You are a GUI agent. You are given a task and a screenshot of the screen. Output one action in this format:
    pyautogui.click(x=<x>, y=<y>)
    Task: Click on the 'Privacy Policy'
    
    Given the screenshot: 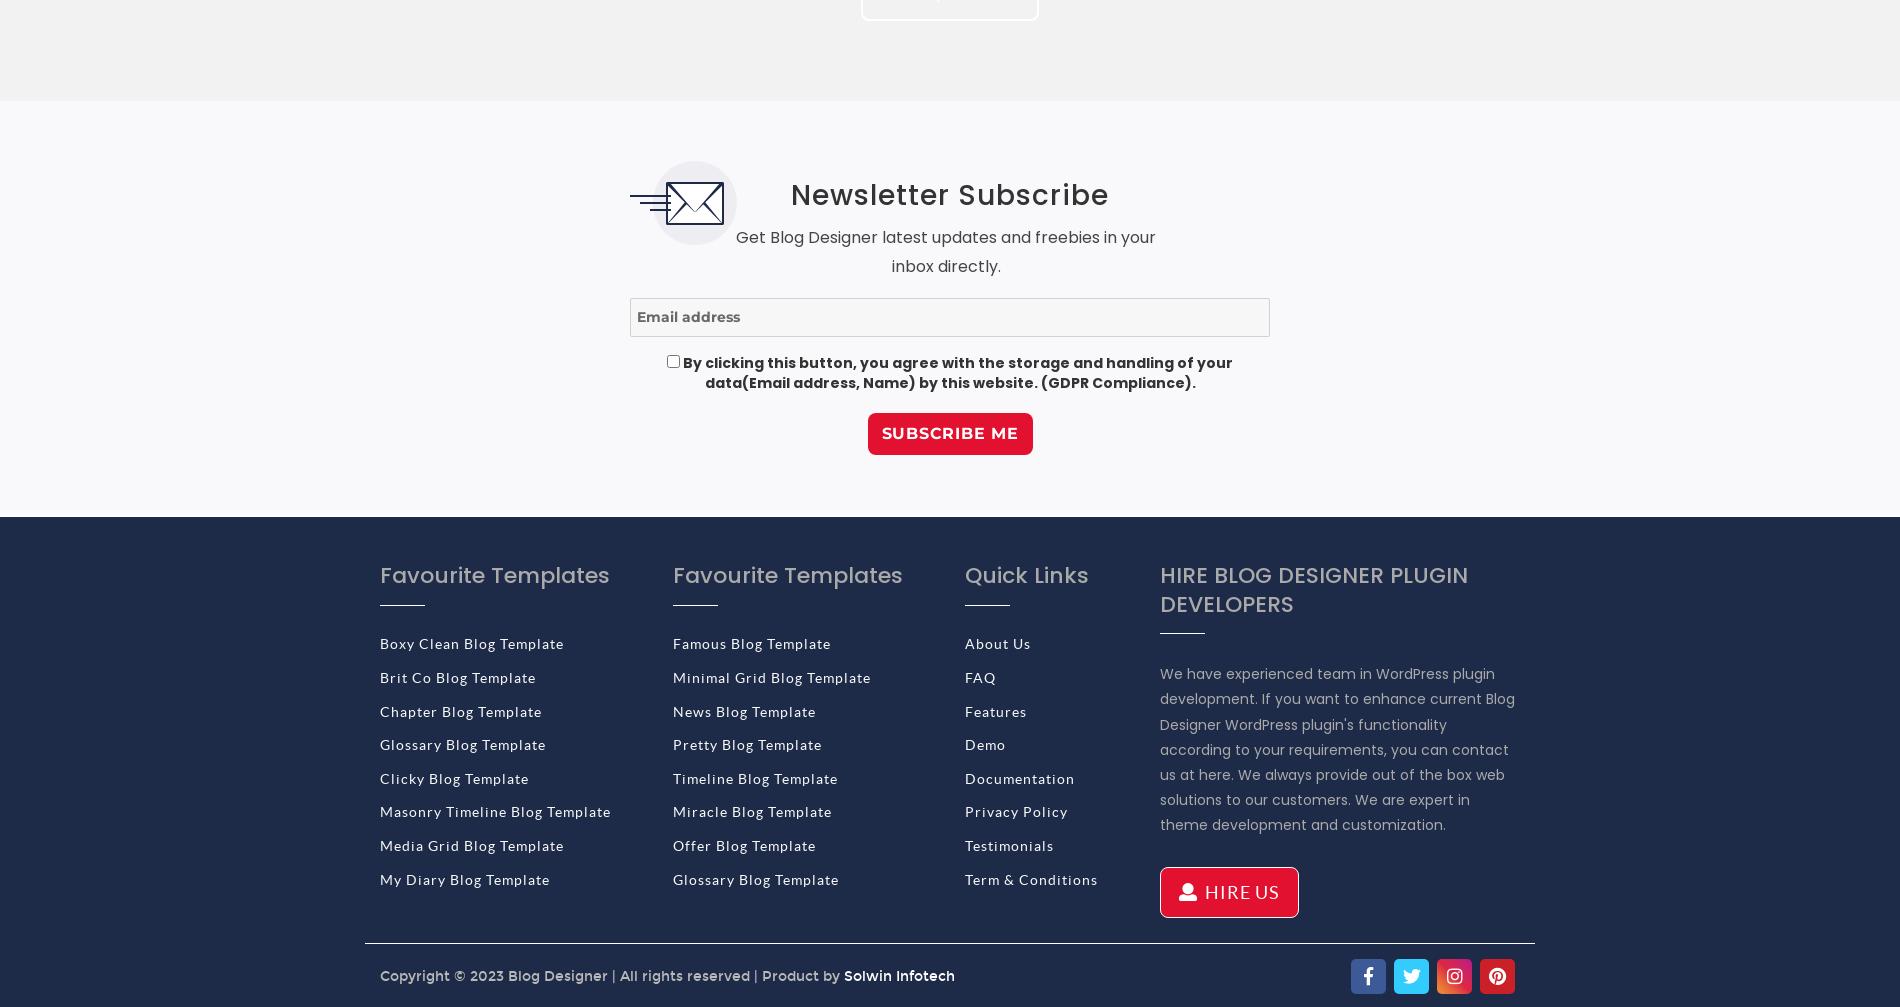 What is the action you would take?
    pyautogui.click(x=965, y=811)
    